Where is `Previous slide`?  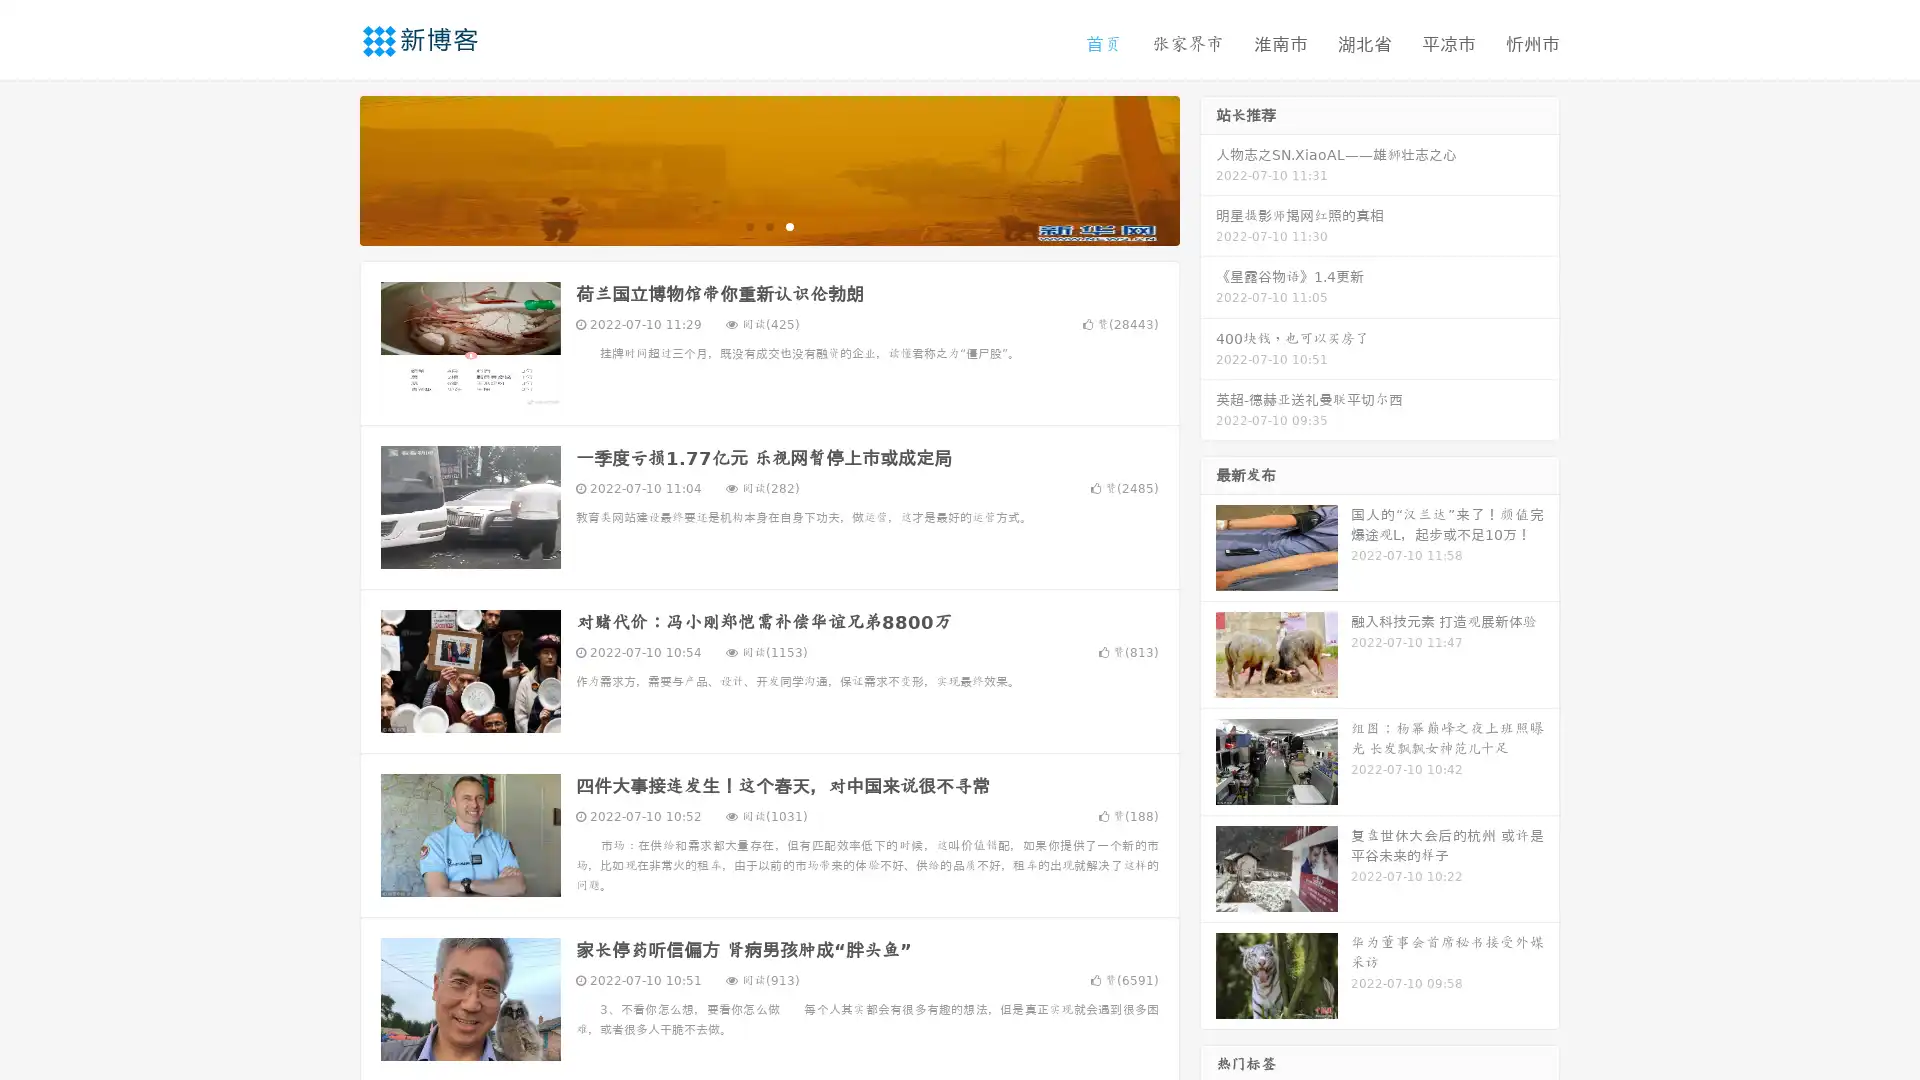 Previous slide is located at coordinates (330, 168).